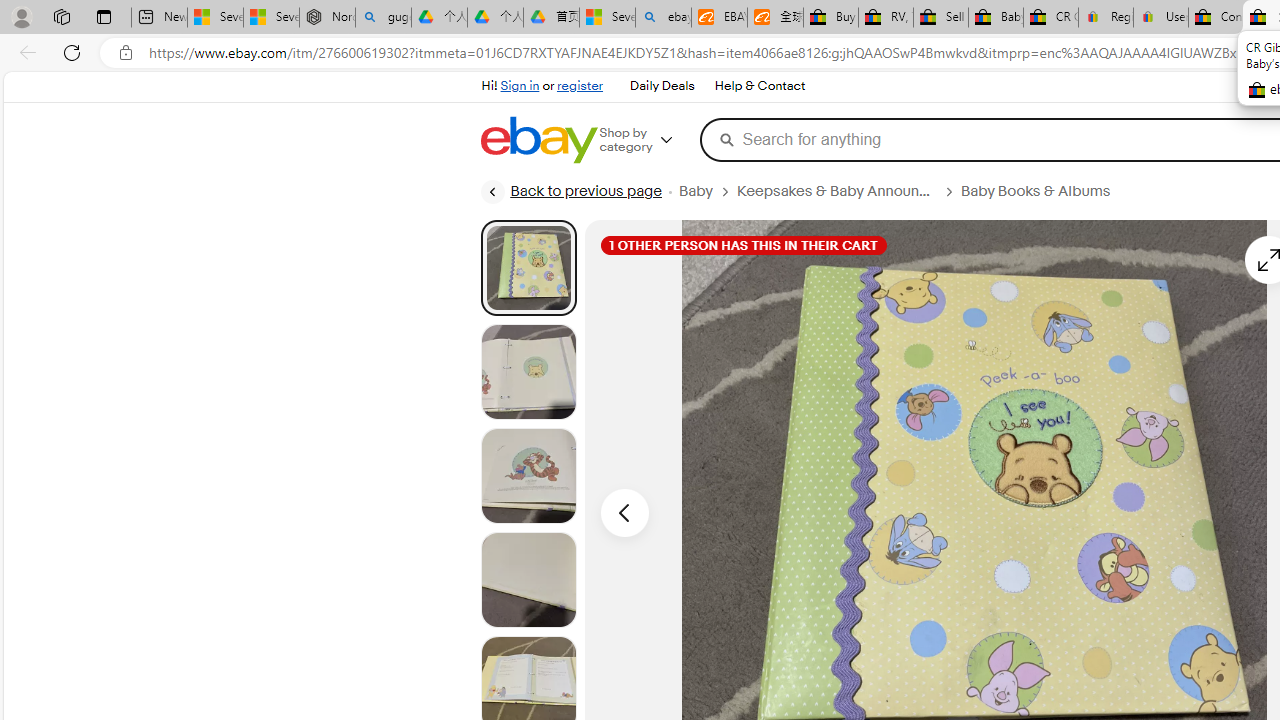  I want to click on 'register', so click(578, 85).